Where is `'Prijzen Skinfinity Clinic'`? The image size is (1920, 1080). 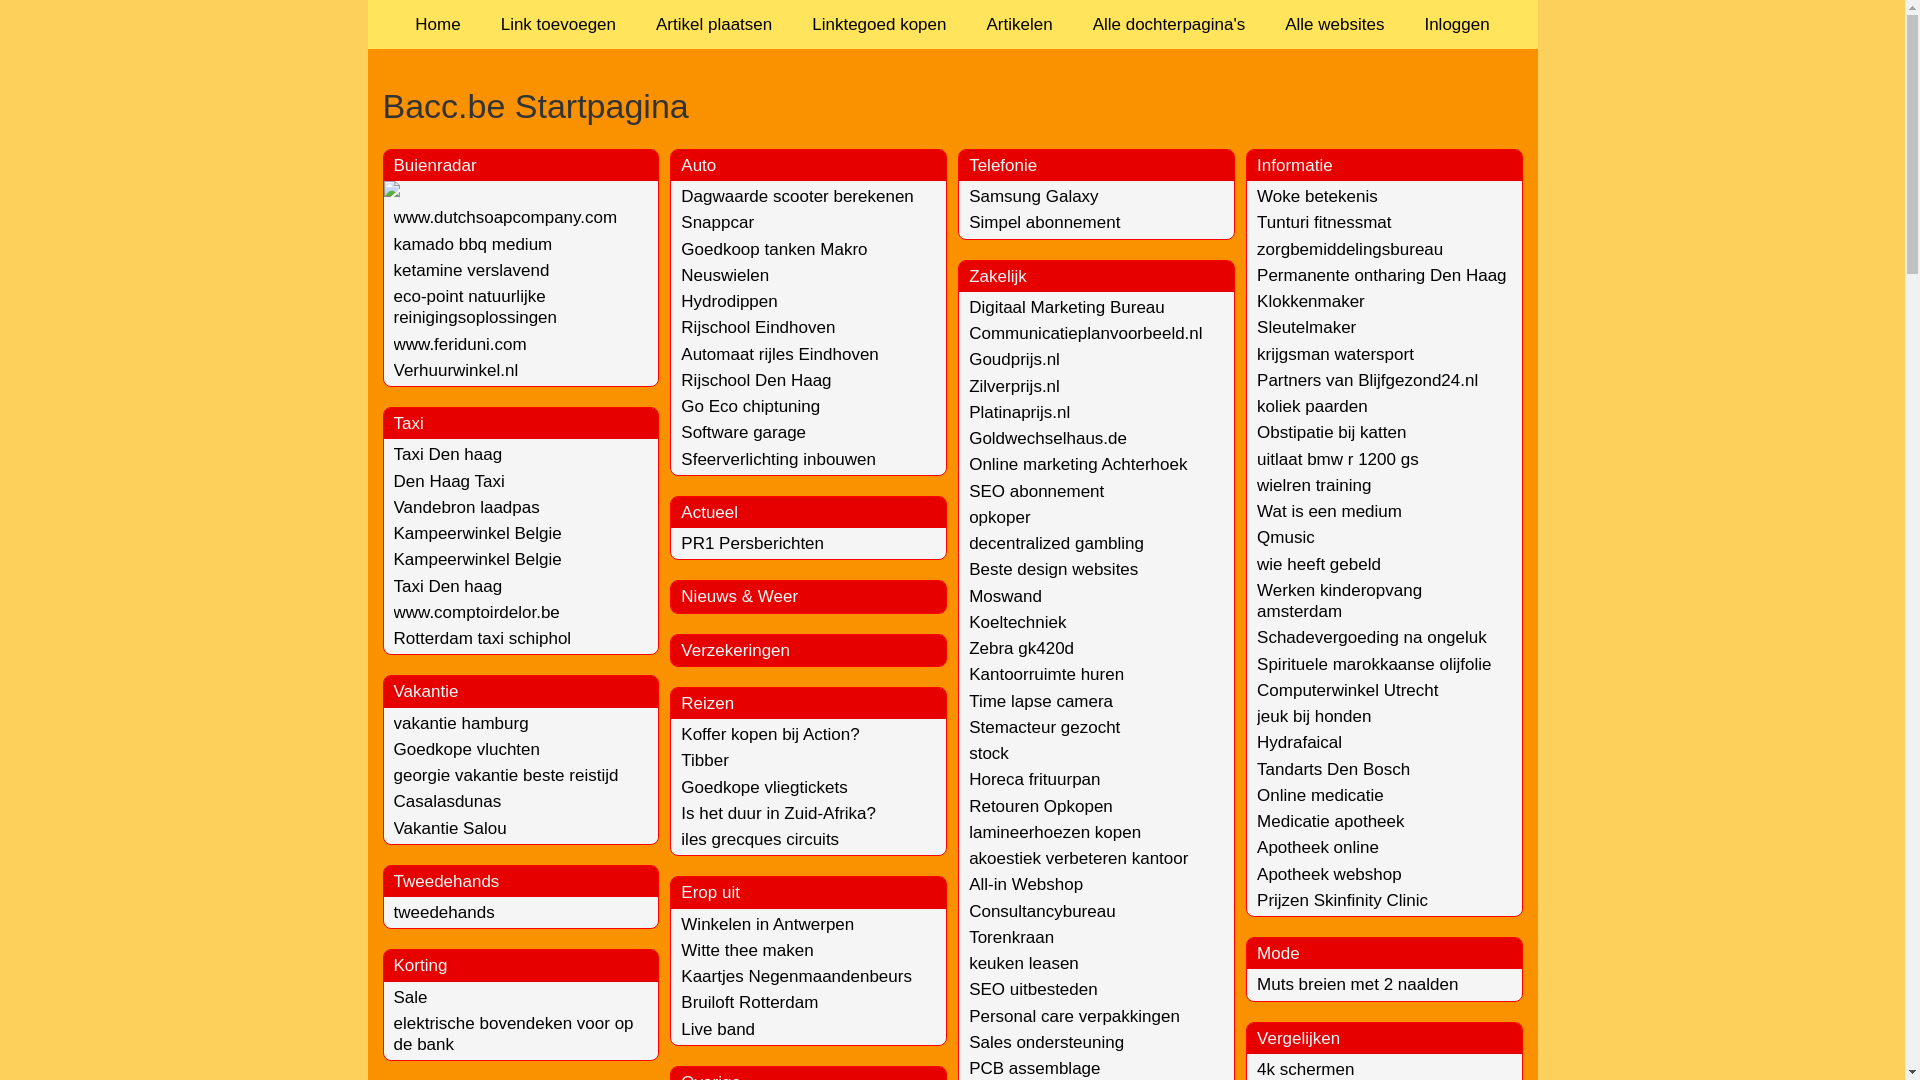
'Prijzen Skinfinity Clinic' is located at coordinates (1342, 900).